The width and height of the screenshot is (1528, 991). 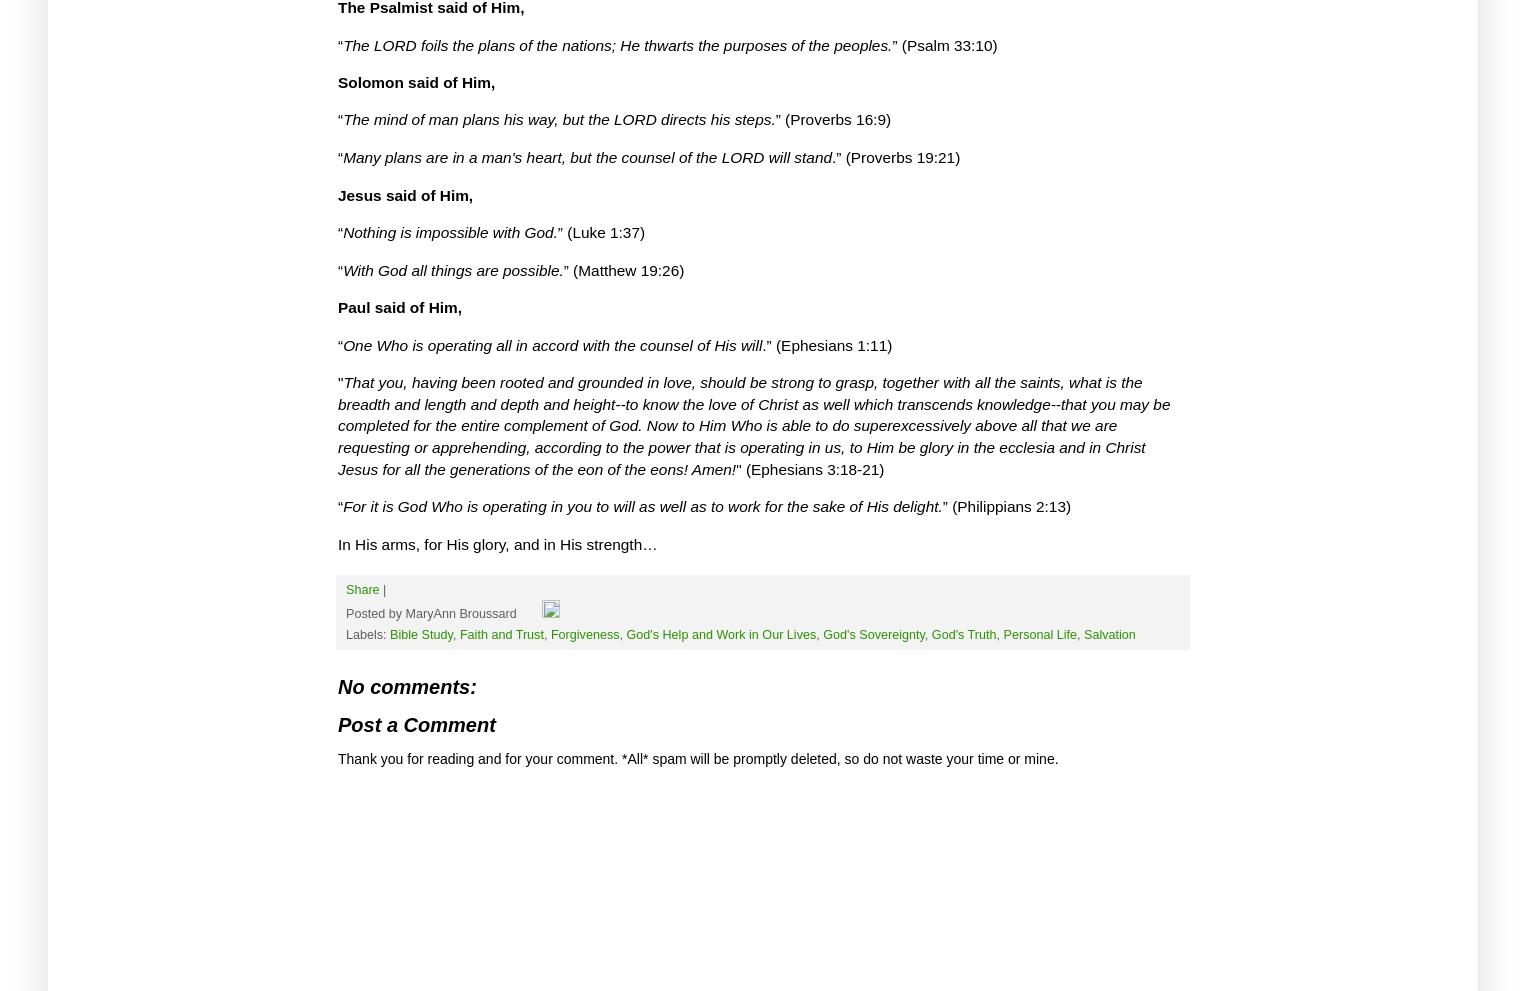 I want to click on 'Nothing is impossible with God.', so click(x=448, y=232).